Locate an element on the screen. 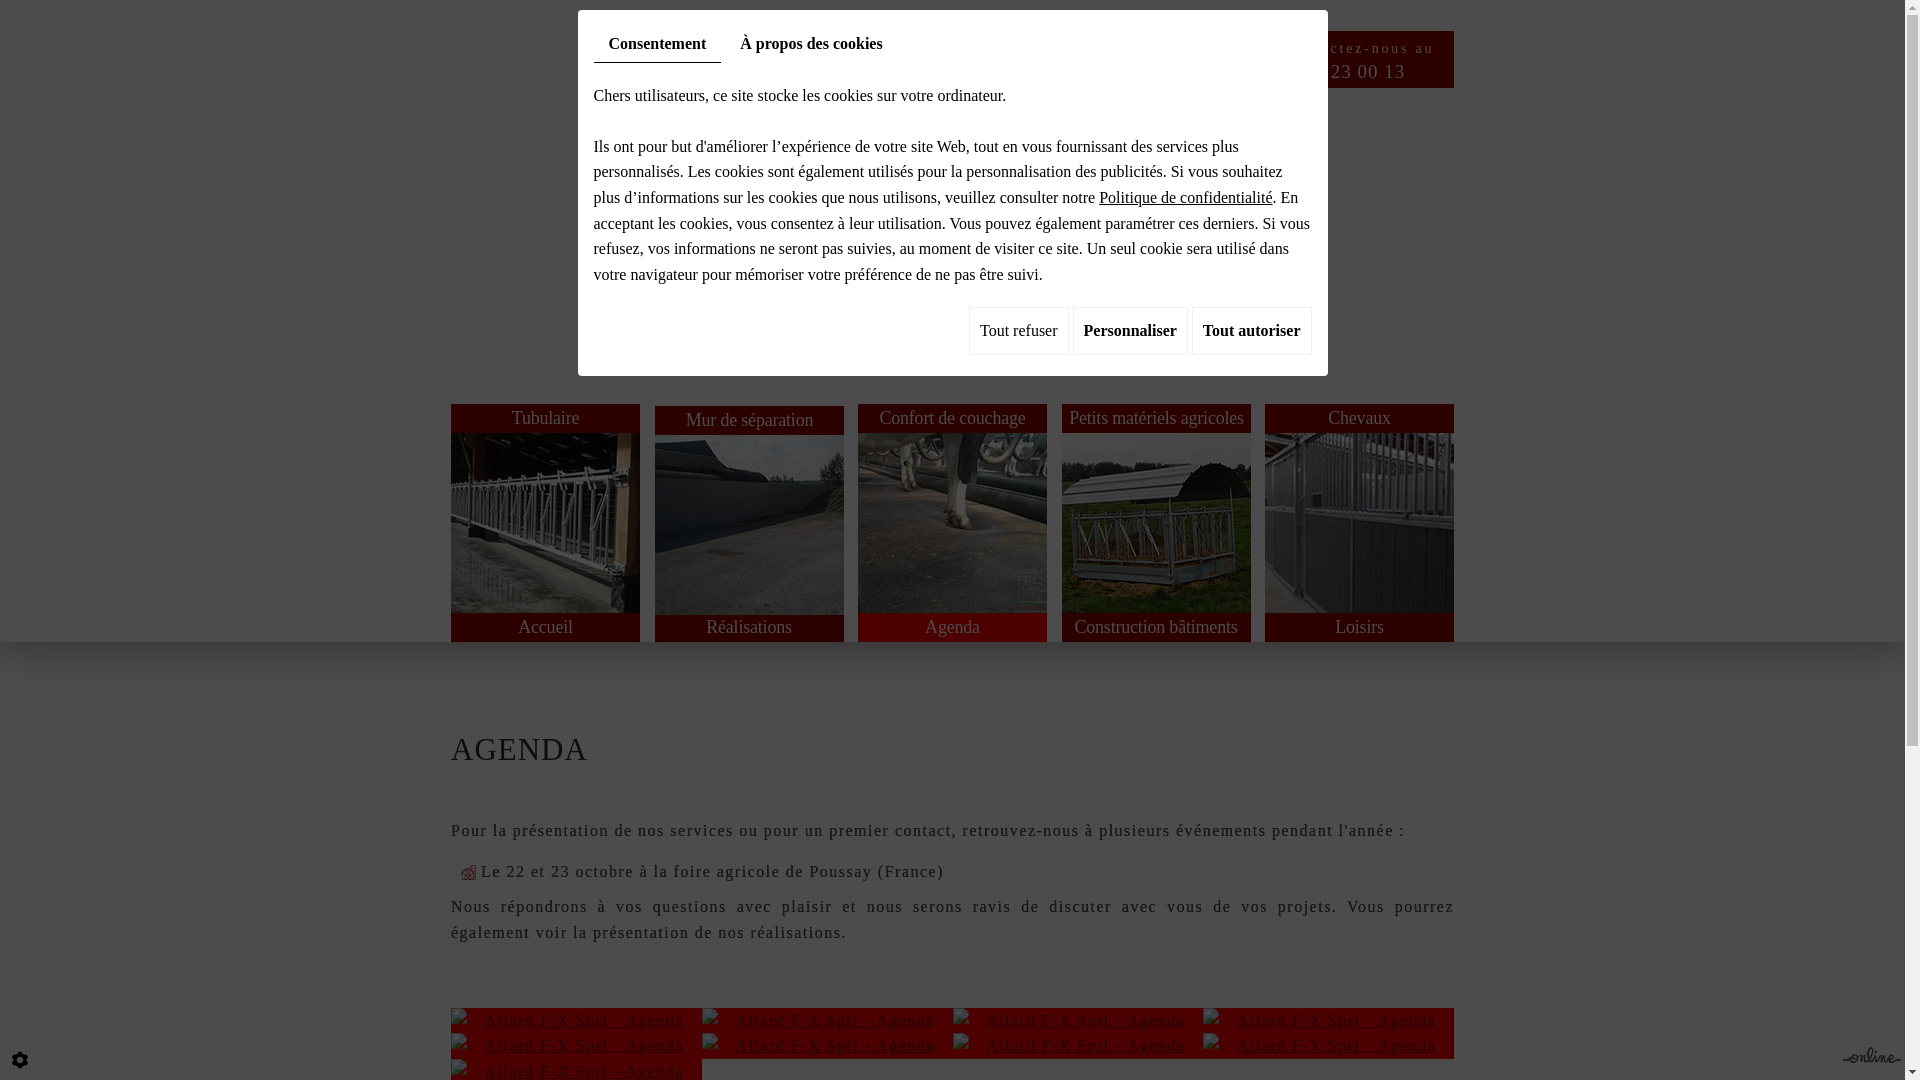 The height and width of the screenshot is (1080, 1920). 'Loisirs' is located at coordinates (1359, 626).